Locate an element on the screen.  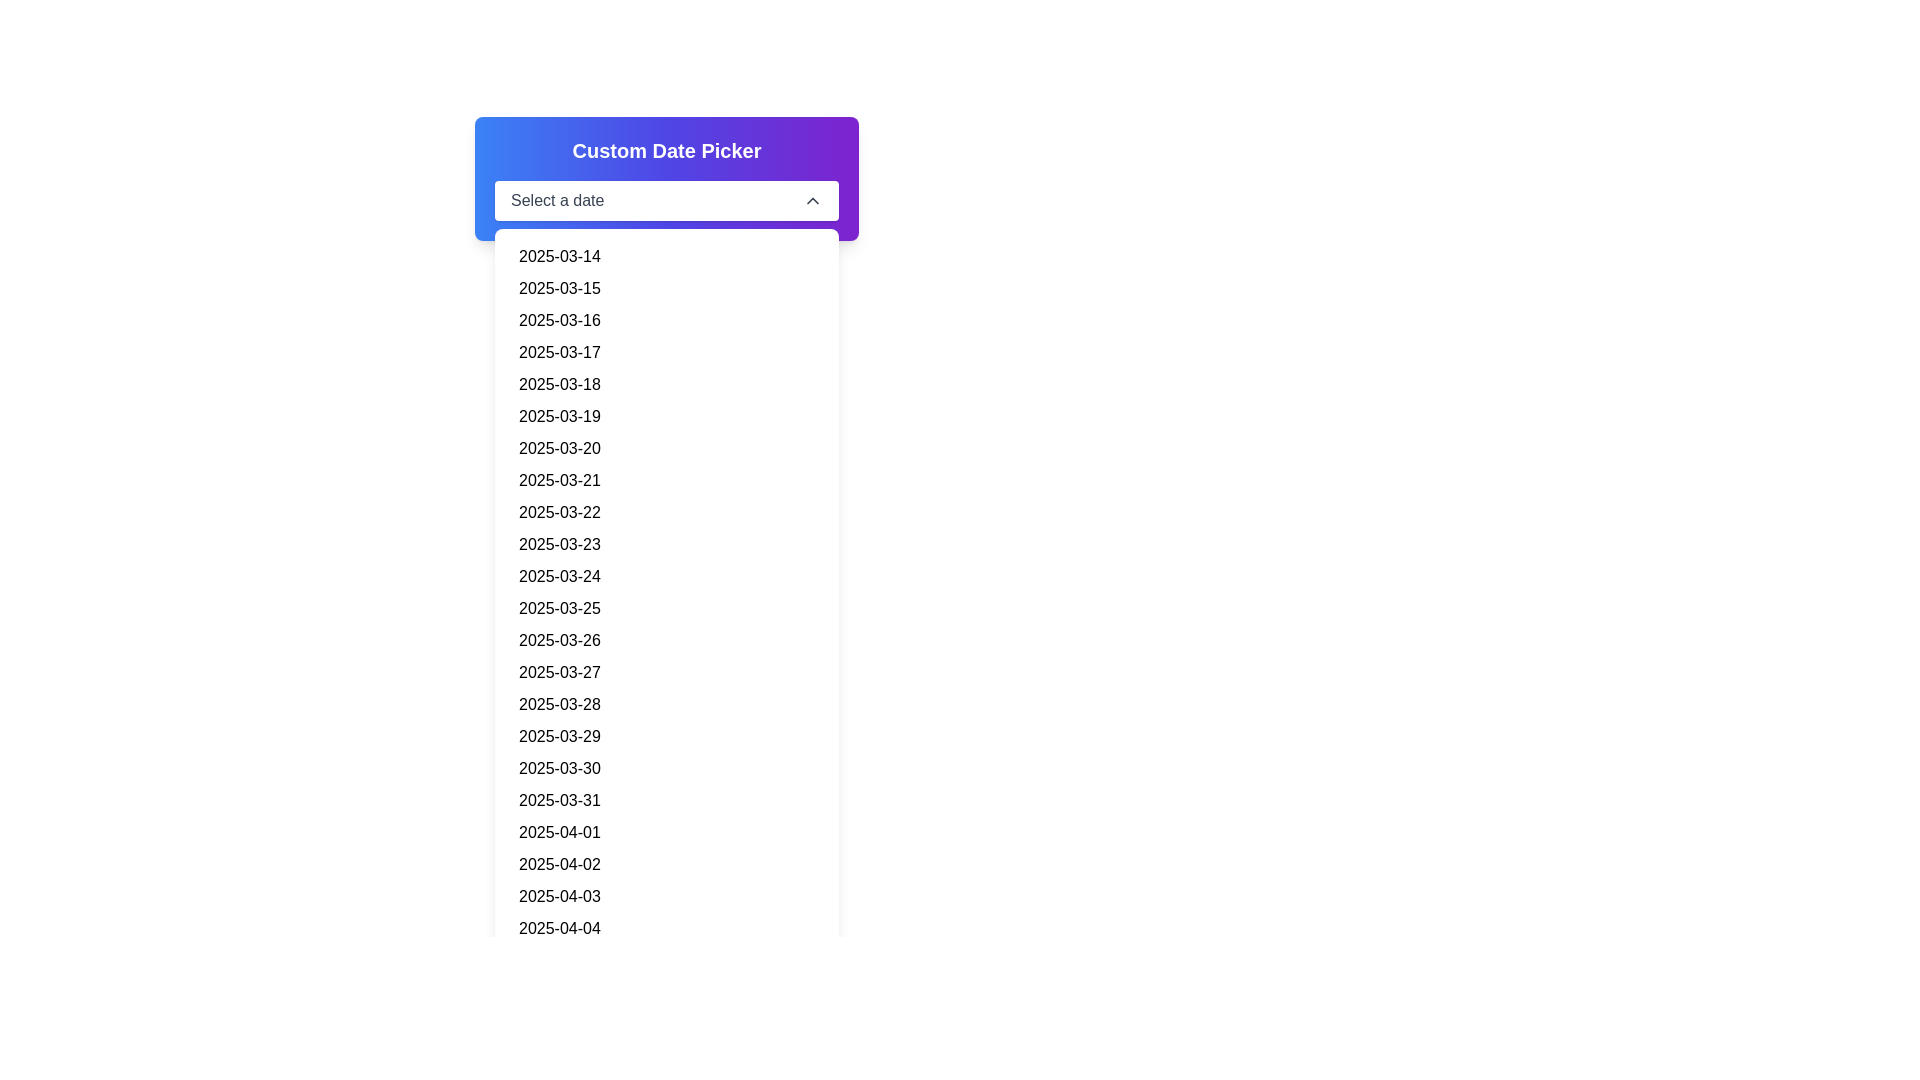
the dropdown list item displaying the date '2025-03-31' is located at coordinates (667, 800).